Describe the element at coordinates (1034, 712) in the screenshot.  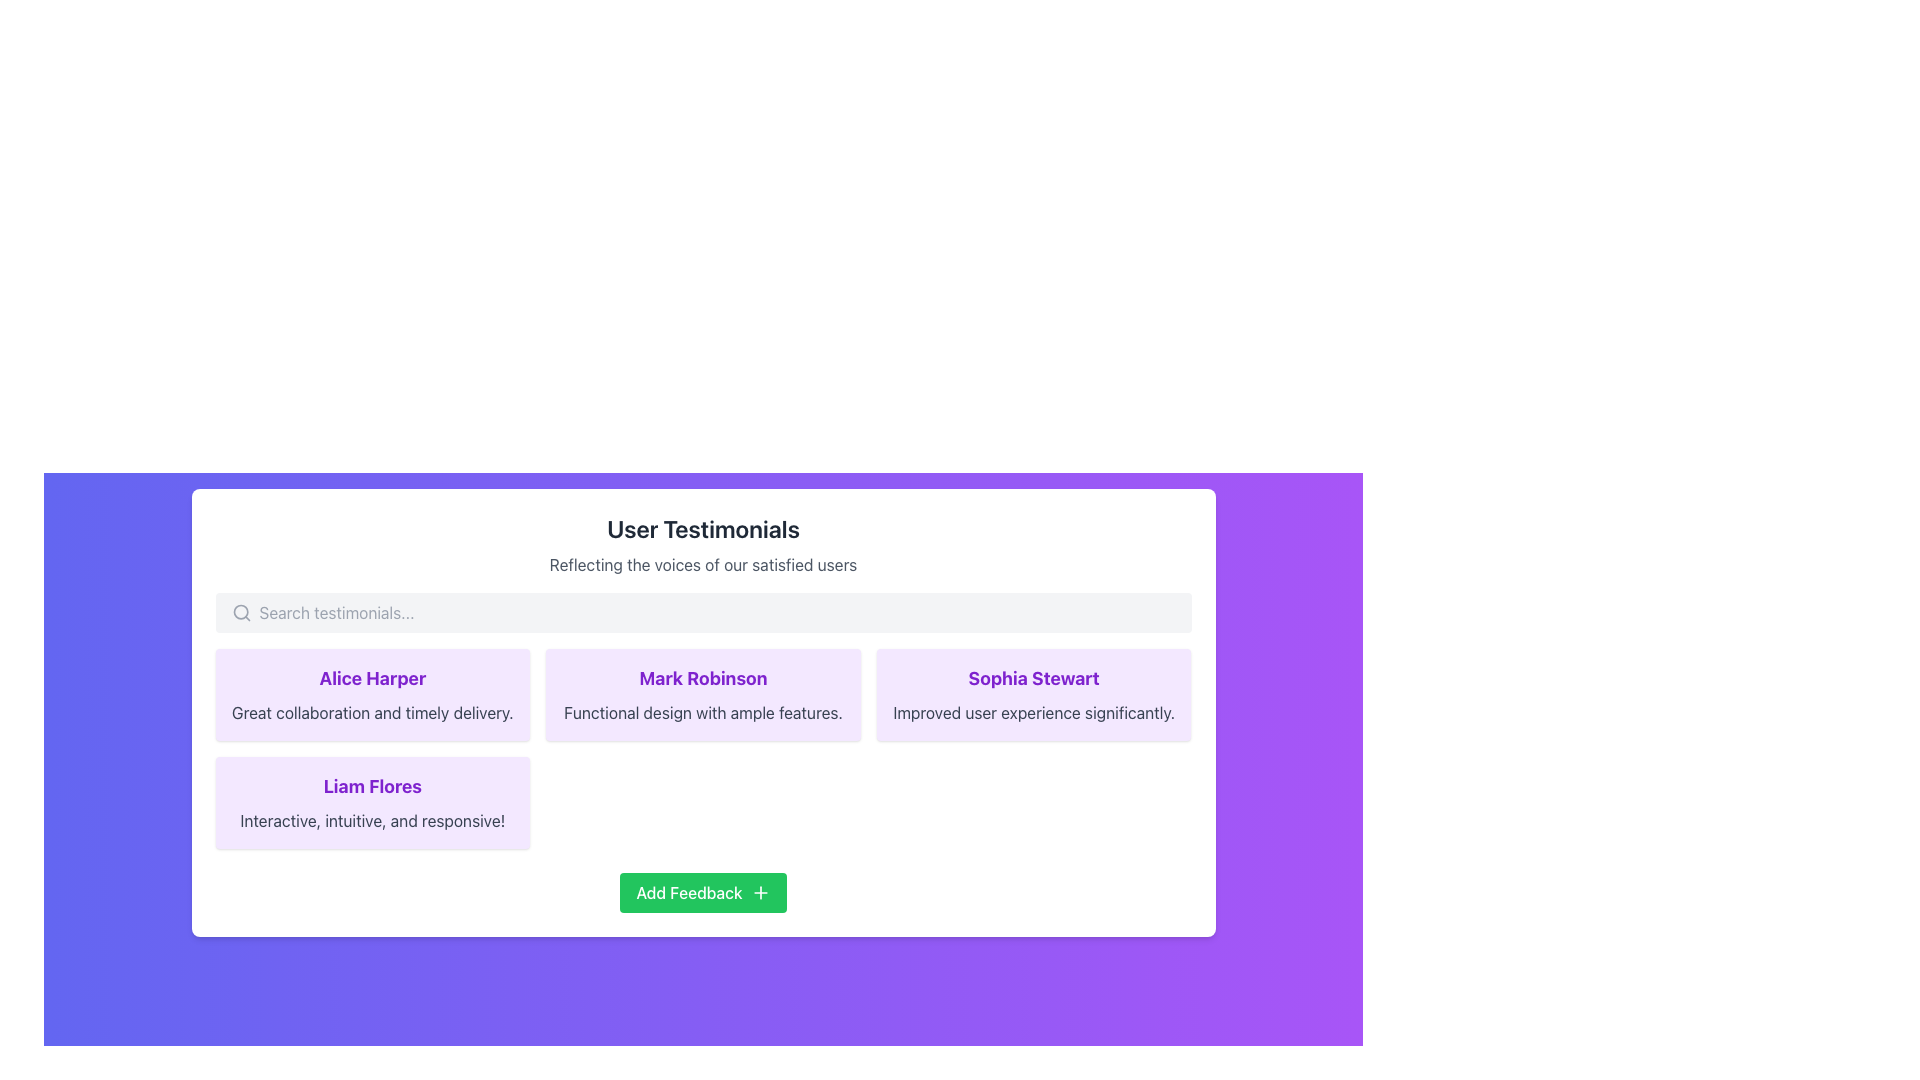
I see `testimonial text label located directly below the header 'Sophia Stewart' in the purple-highlighted card` at that location.